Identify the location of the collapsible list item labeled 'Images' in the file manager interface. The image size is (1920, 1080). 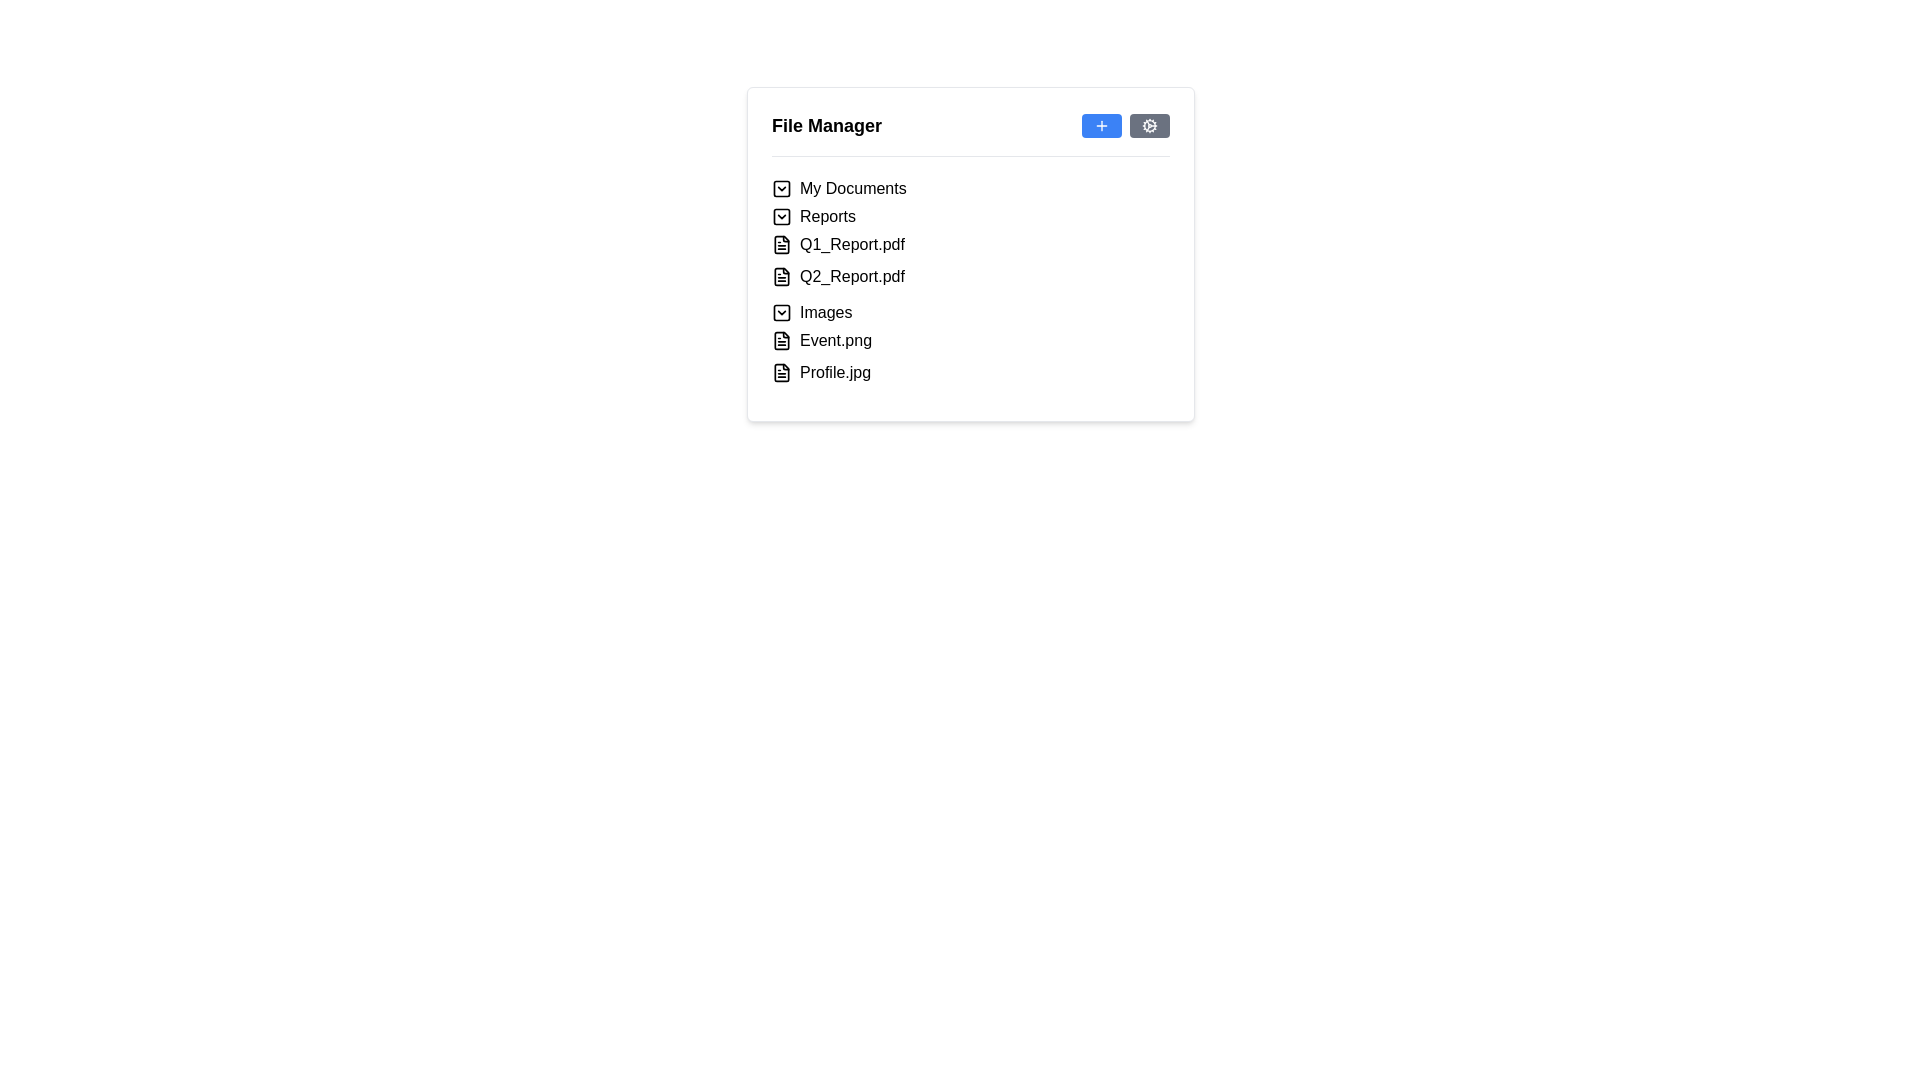
(970, 312).